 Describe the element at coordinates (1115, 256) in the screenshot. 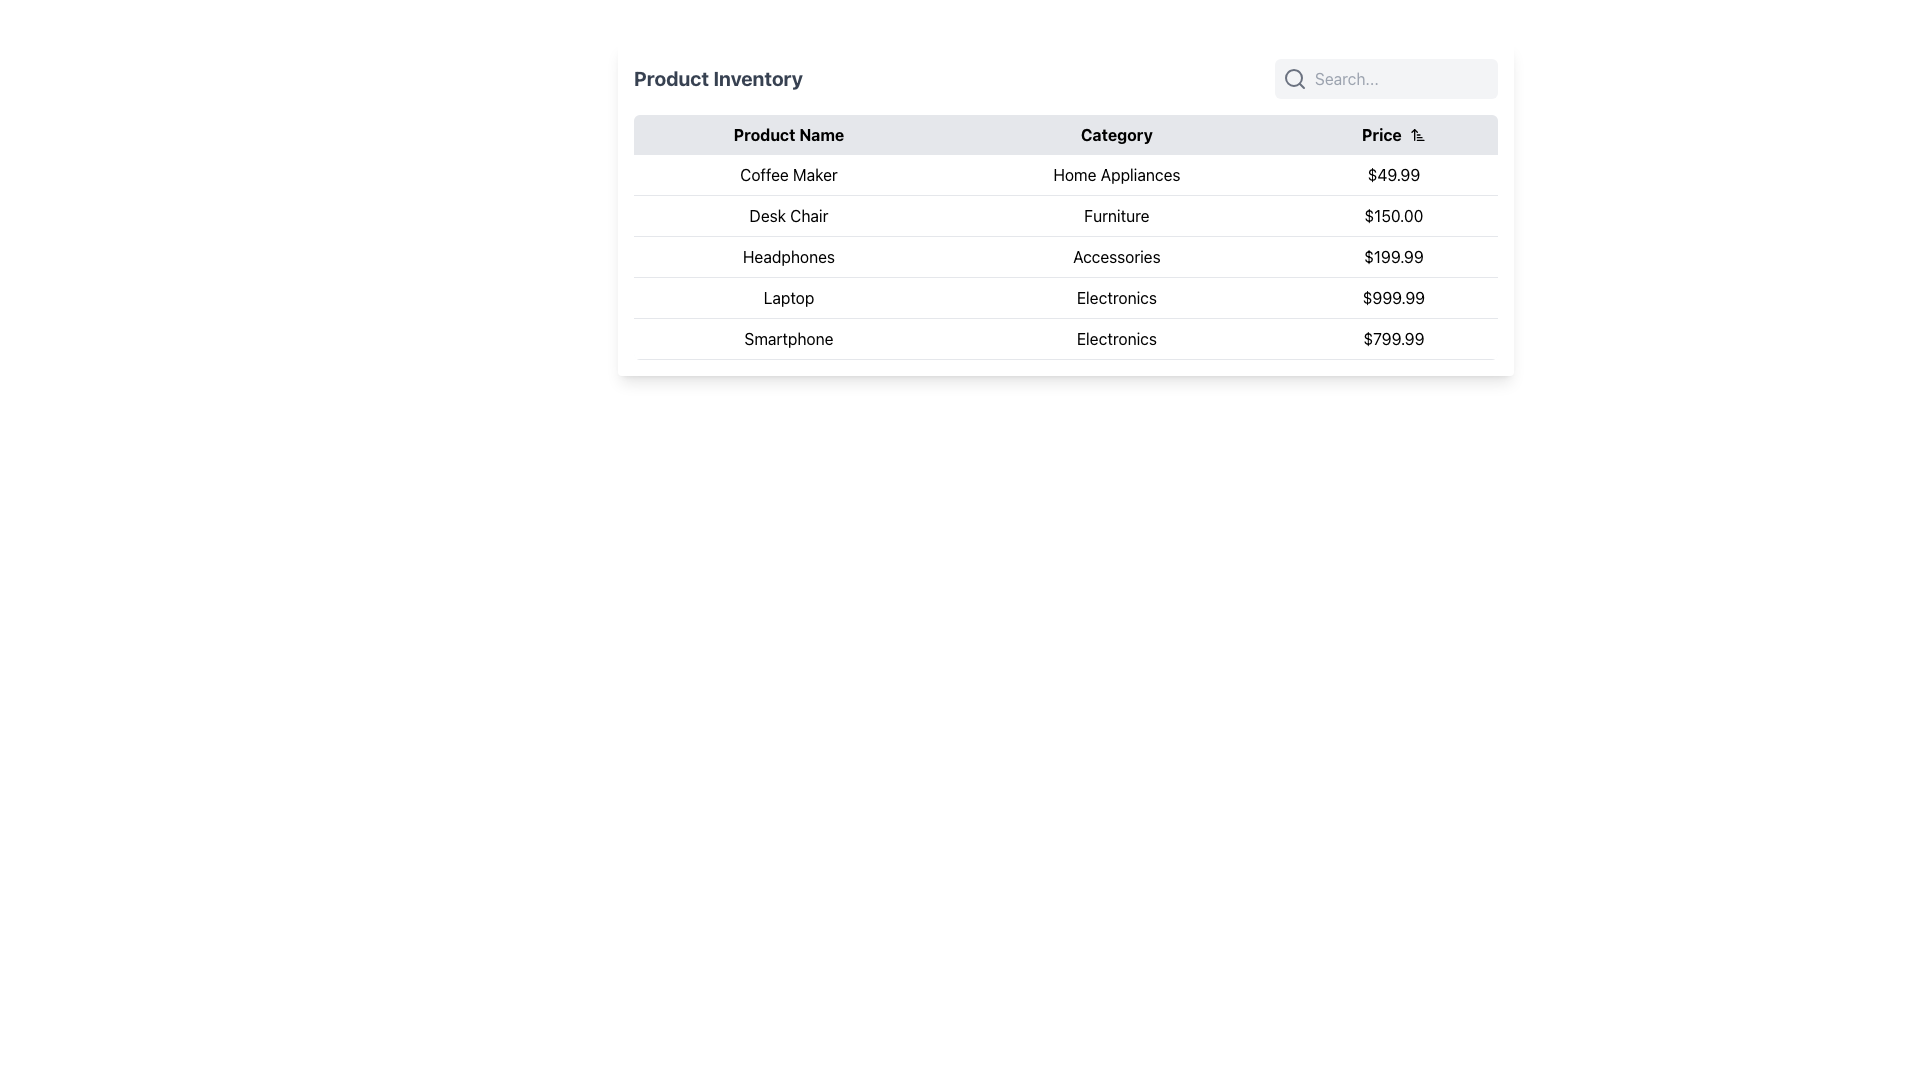

I see `the category label for the product in the table row, positioned between 'Headphones' and the price '$199.99'` at that location.